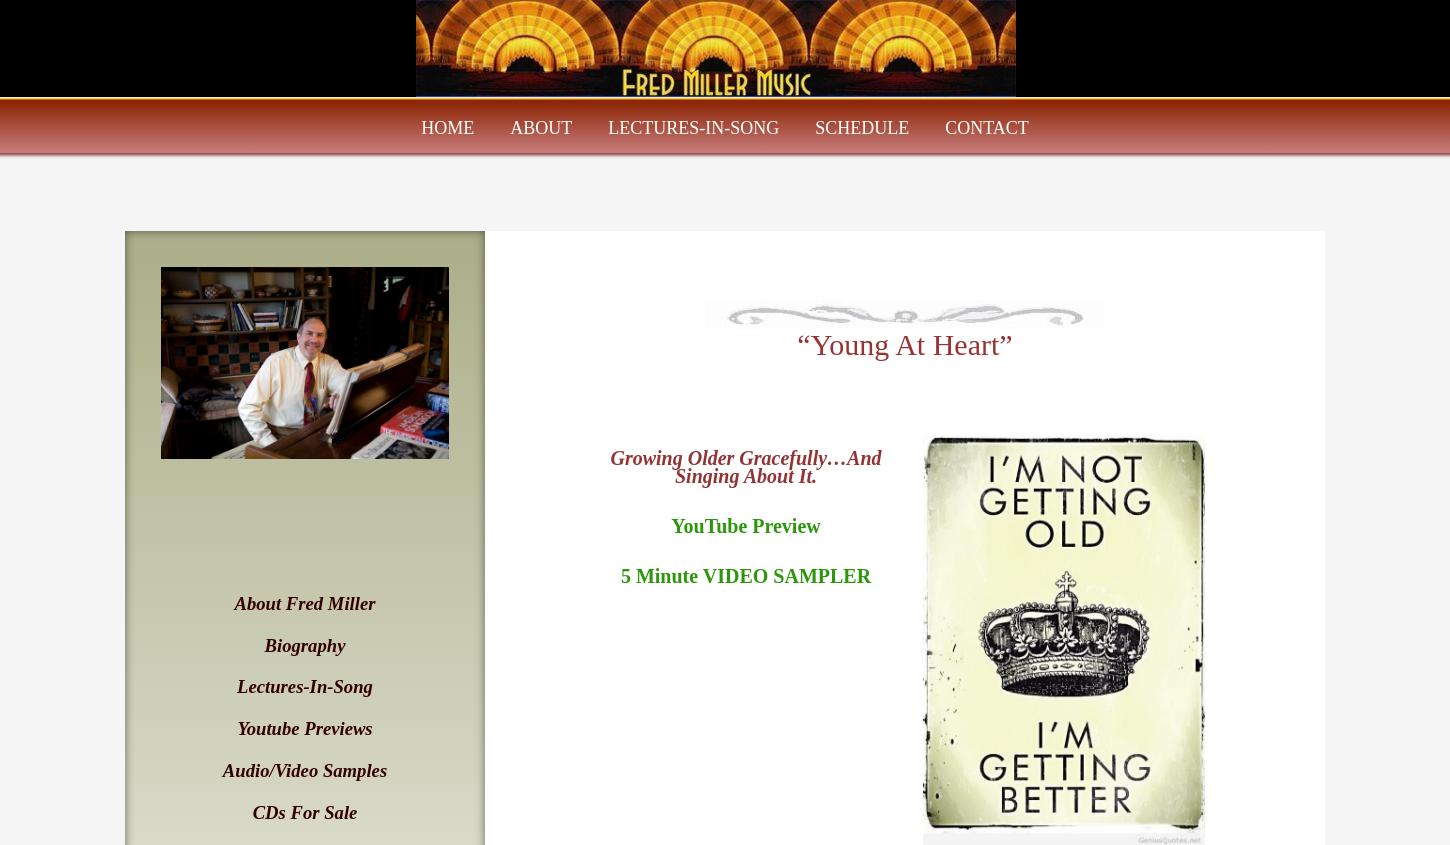 This screenshot has width=1450, height=845. What do you see at coordinates (745, 525) in the screenshot?
I see `'YouTube Preview'` at bounding box center [745, 525].